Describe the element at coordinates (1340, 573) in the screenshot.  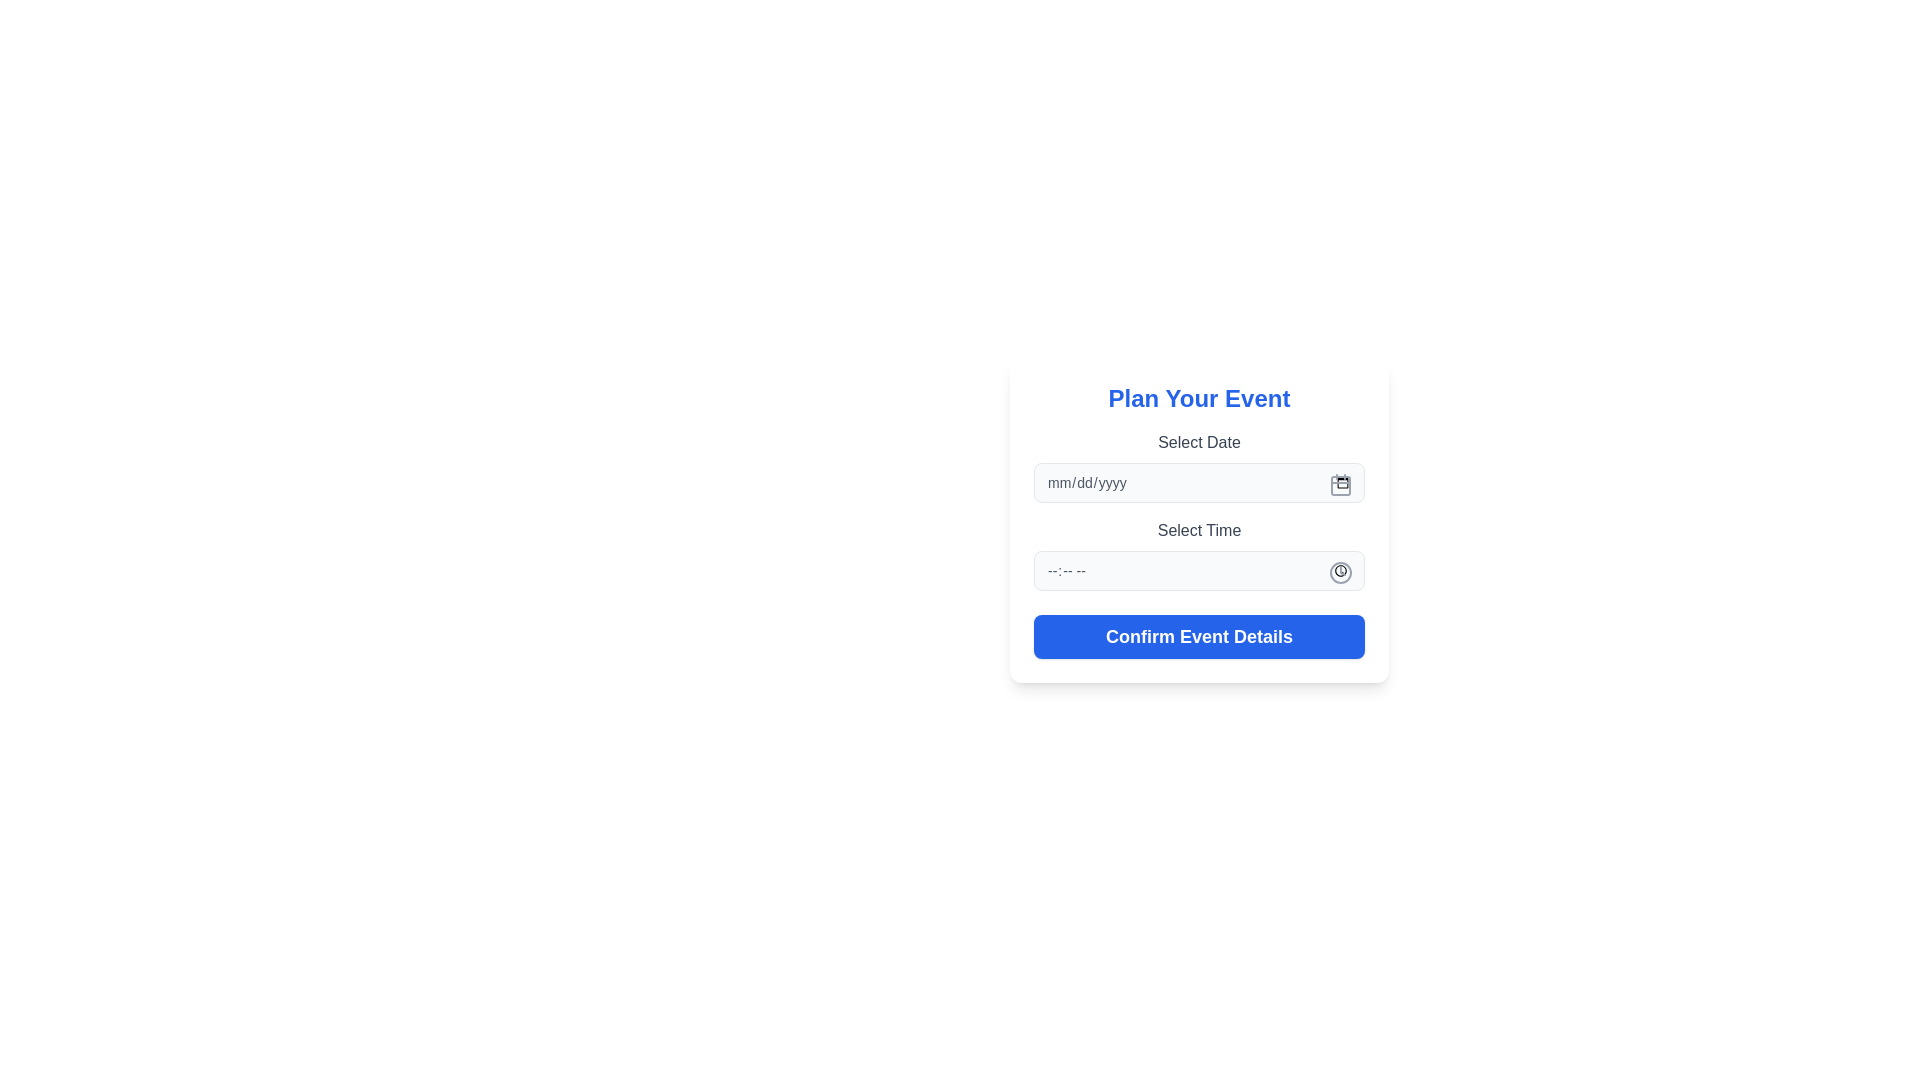
I see `the clock icon, which is a gray, circular element located at the far right of the time selection input field` at that location.